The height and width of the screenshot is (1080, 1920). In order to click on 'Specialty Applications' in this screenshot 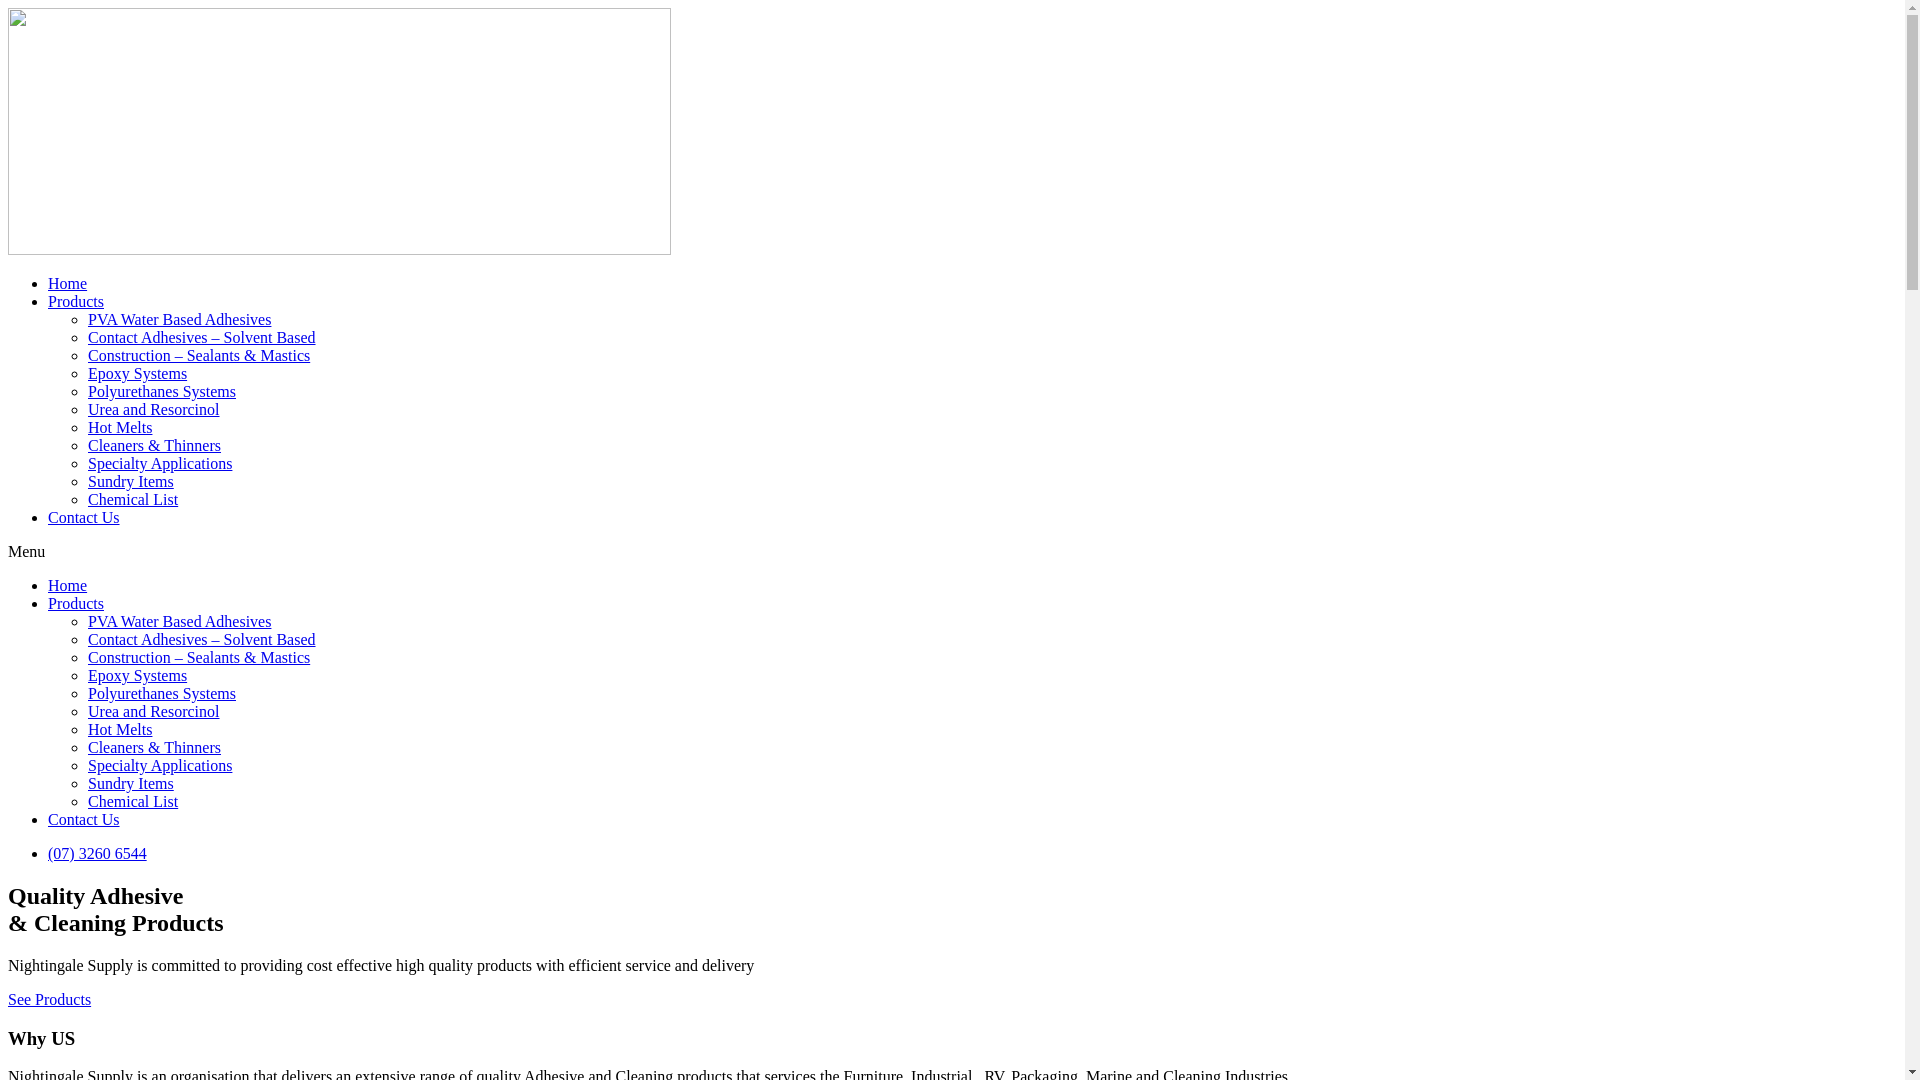, I will do `click(158, 463)`.